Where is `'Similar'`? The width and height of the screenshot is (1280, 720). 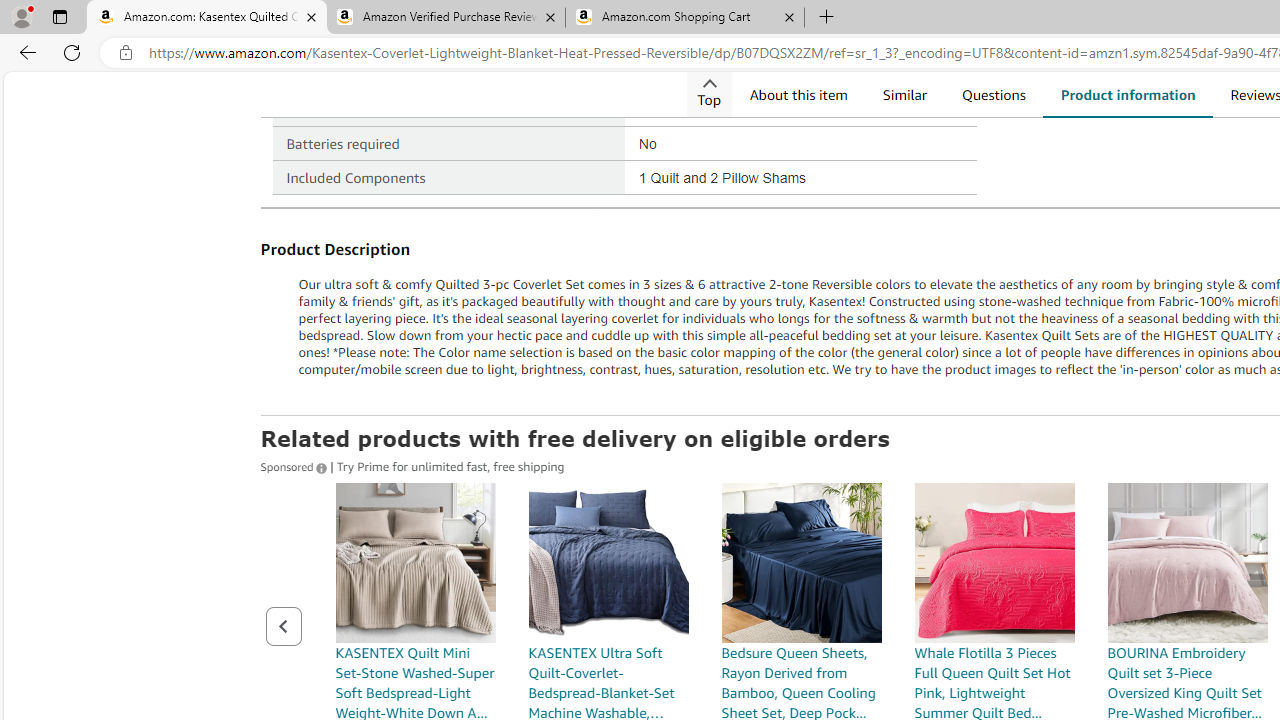 'Similar' is located at coordinates (903, 94).